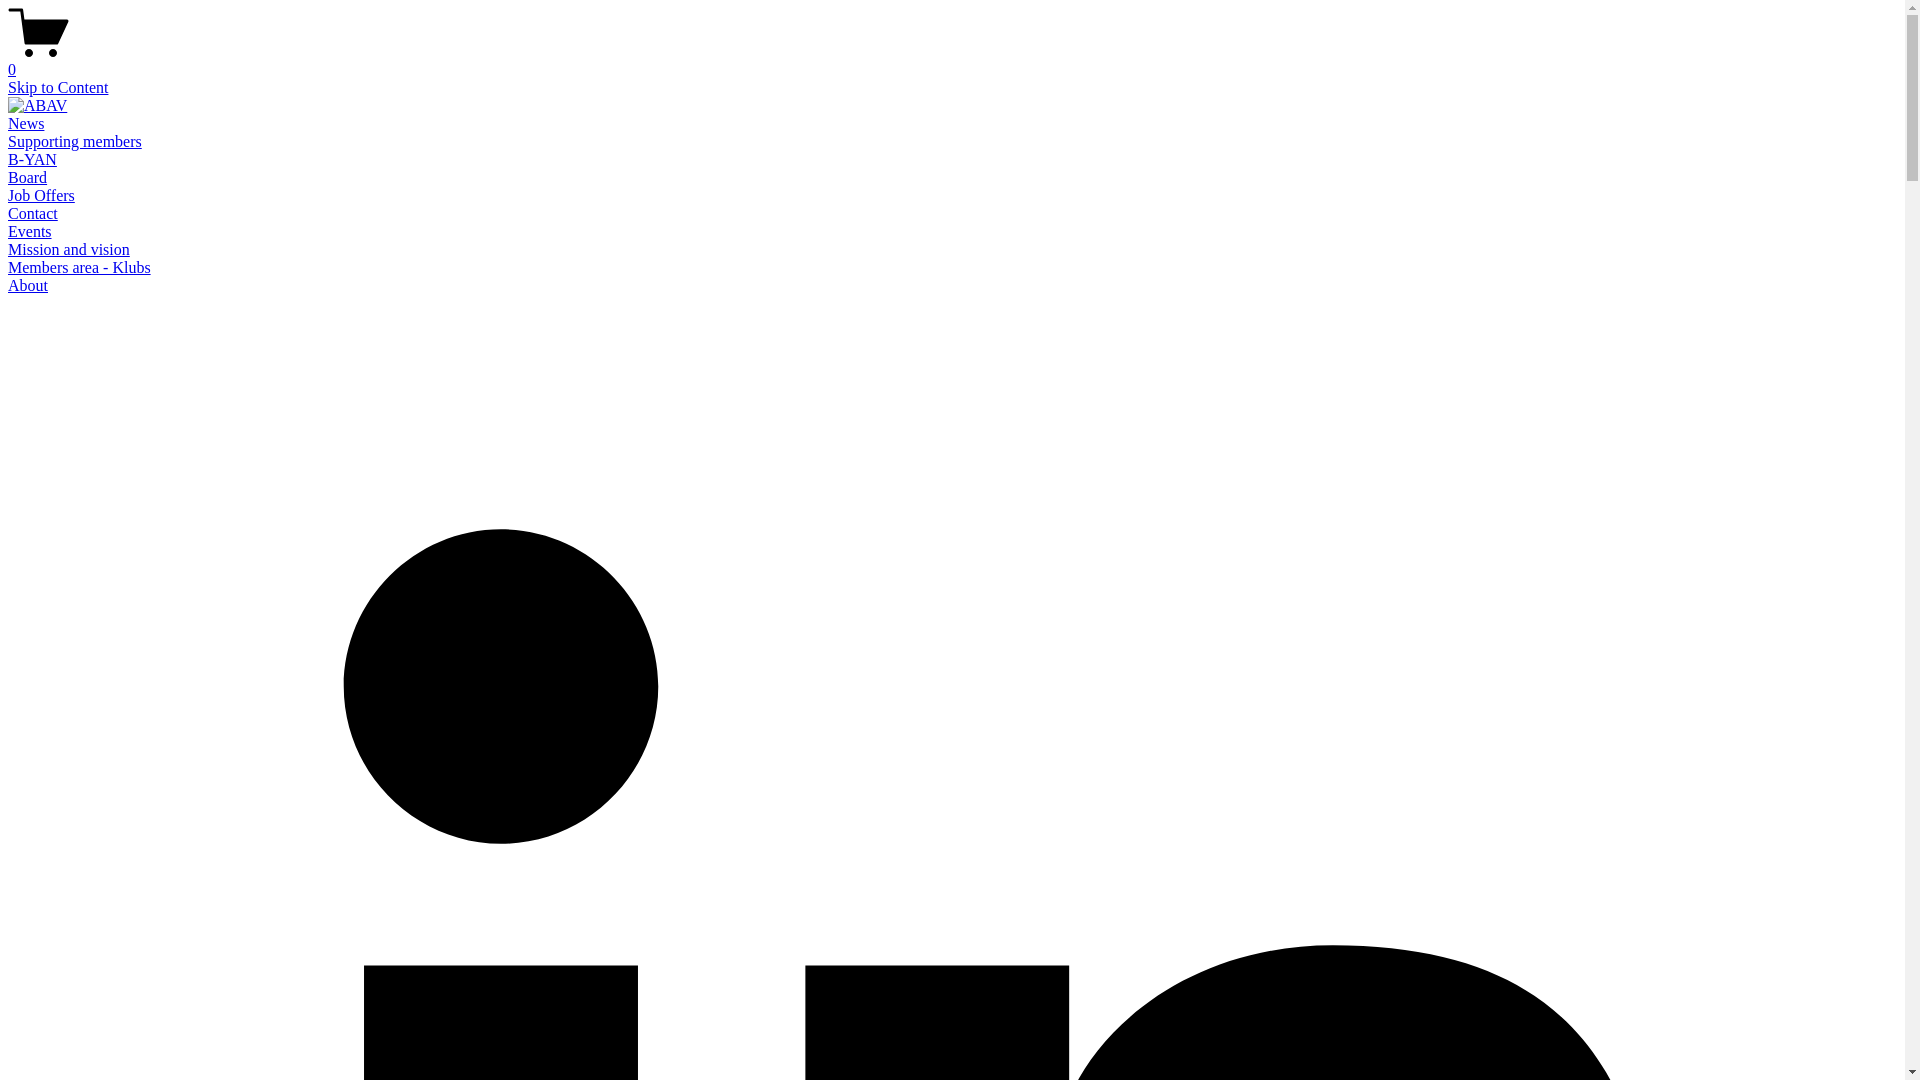 This screenshot has height=1080, width=1920. What do you see at coordinates (27, 176) in the screenshot?
I see `'Board'` at bounding box center [27, 176].